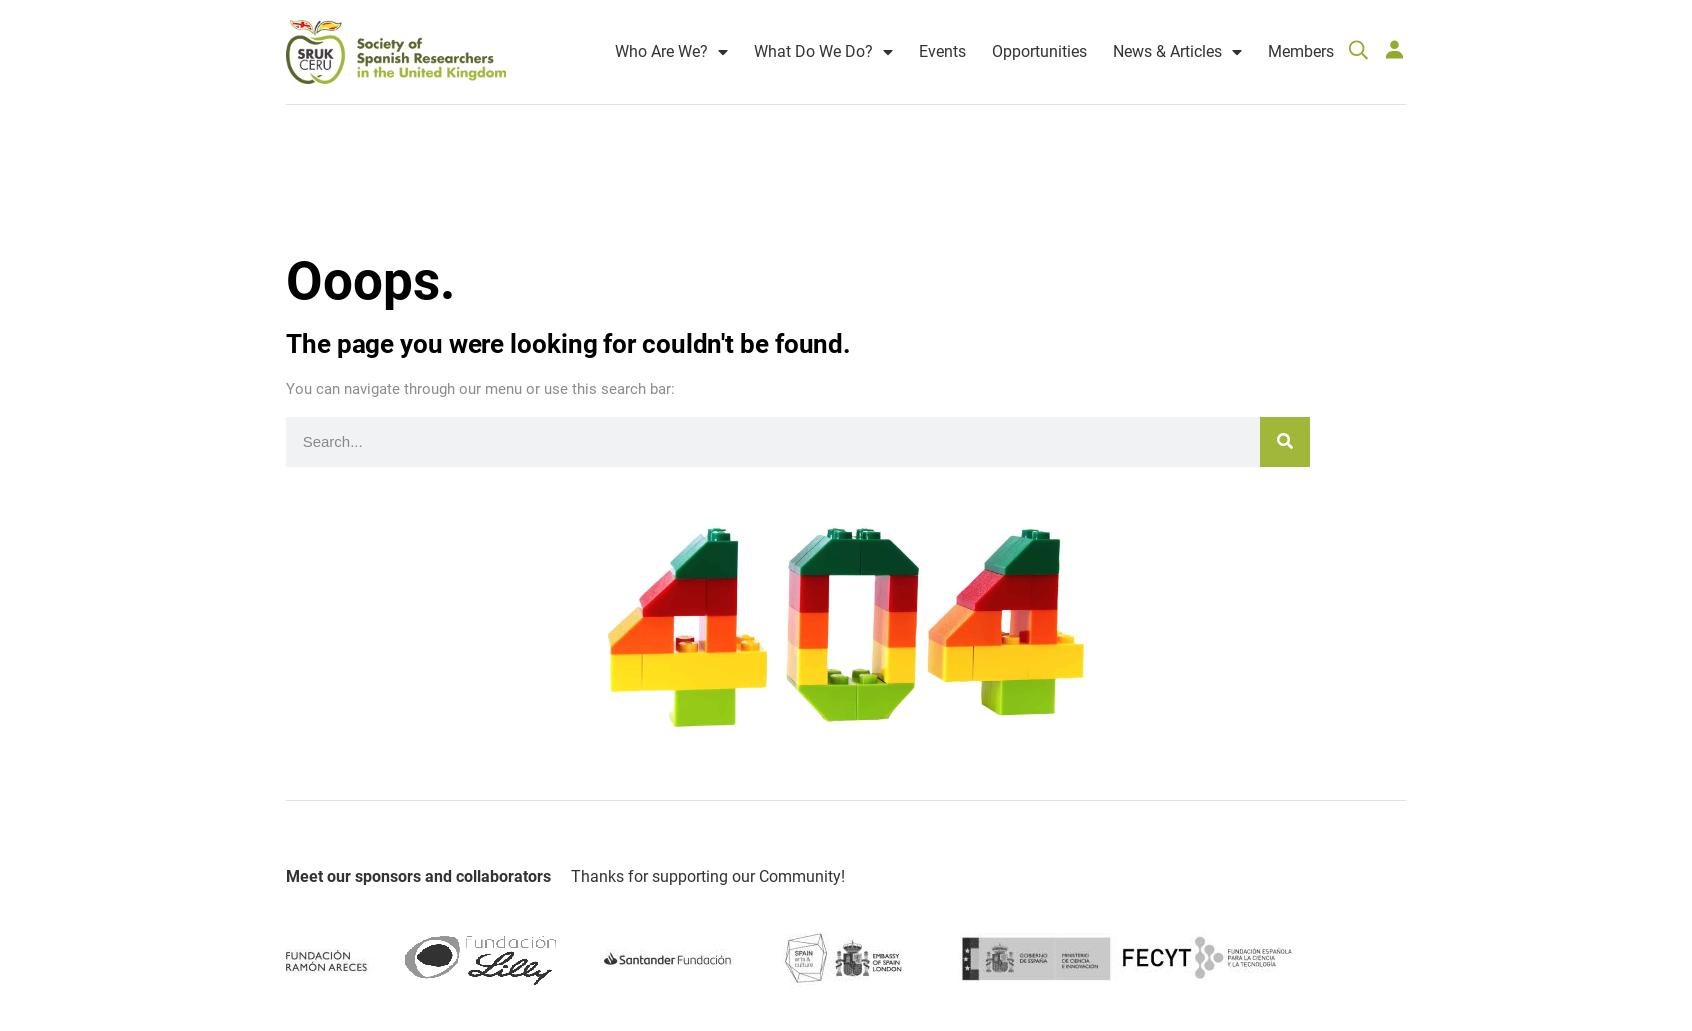 This screenshot has height=1031, width=1692. What do you see at coordinates (1166, 33) in the screenshot?
I see `'News & Articles'` at bounding box center [1166, 33].